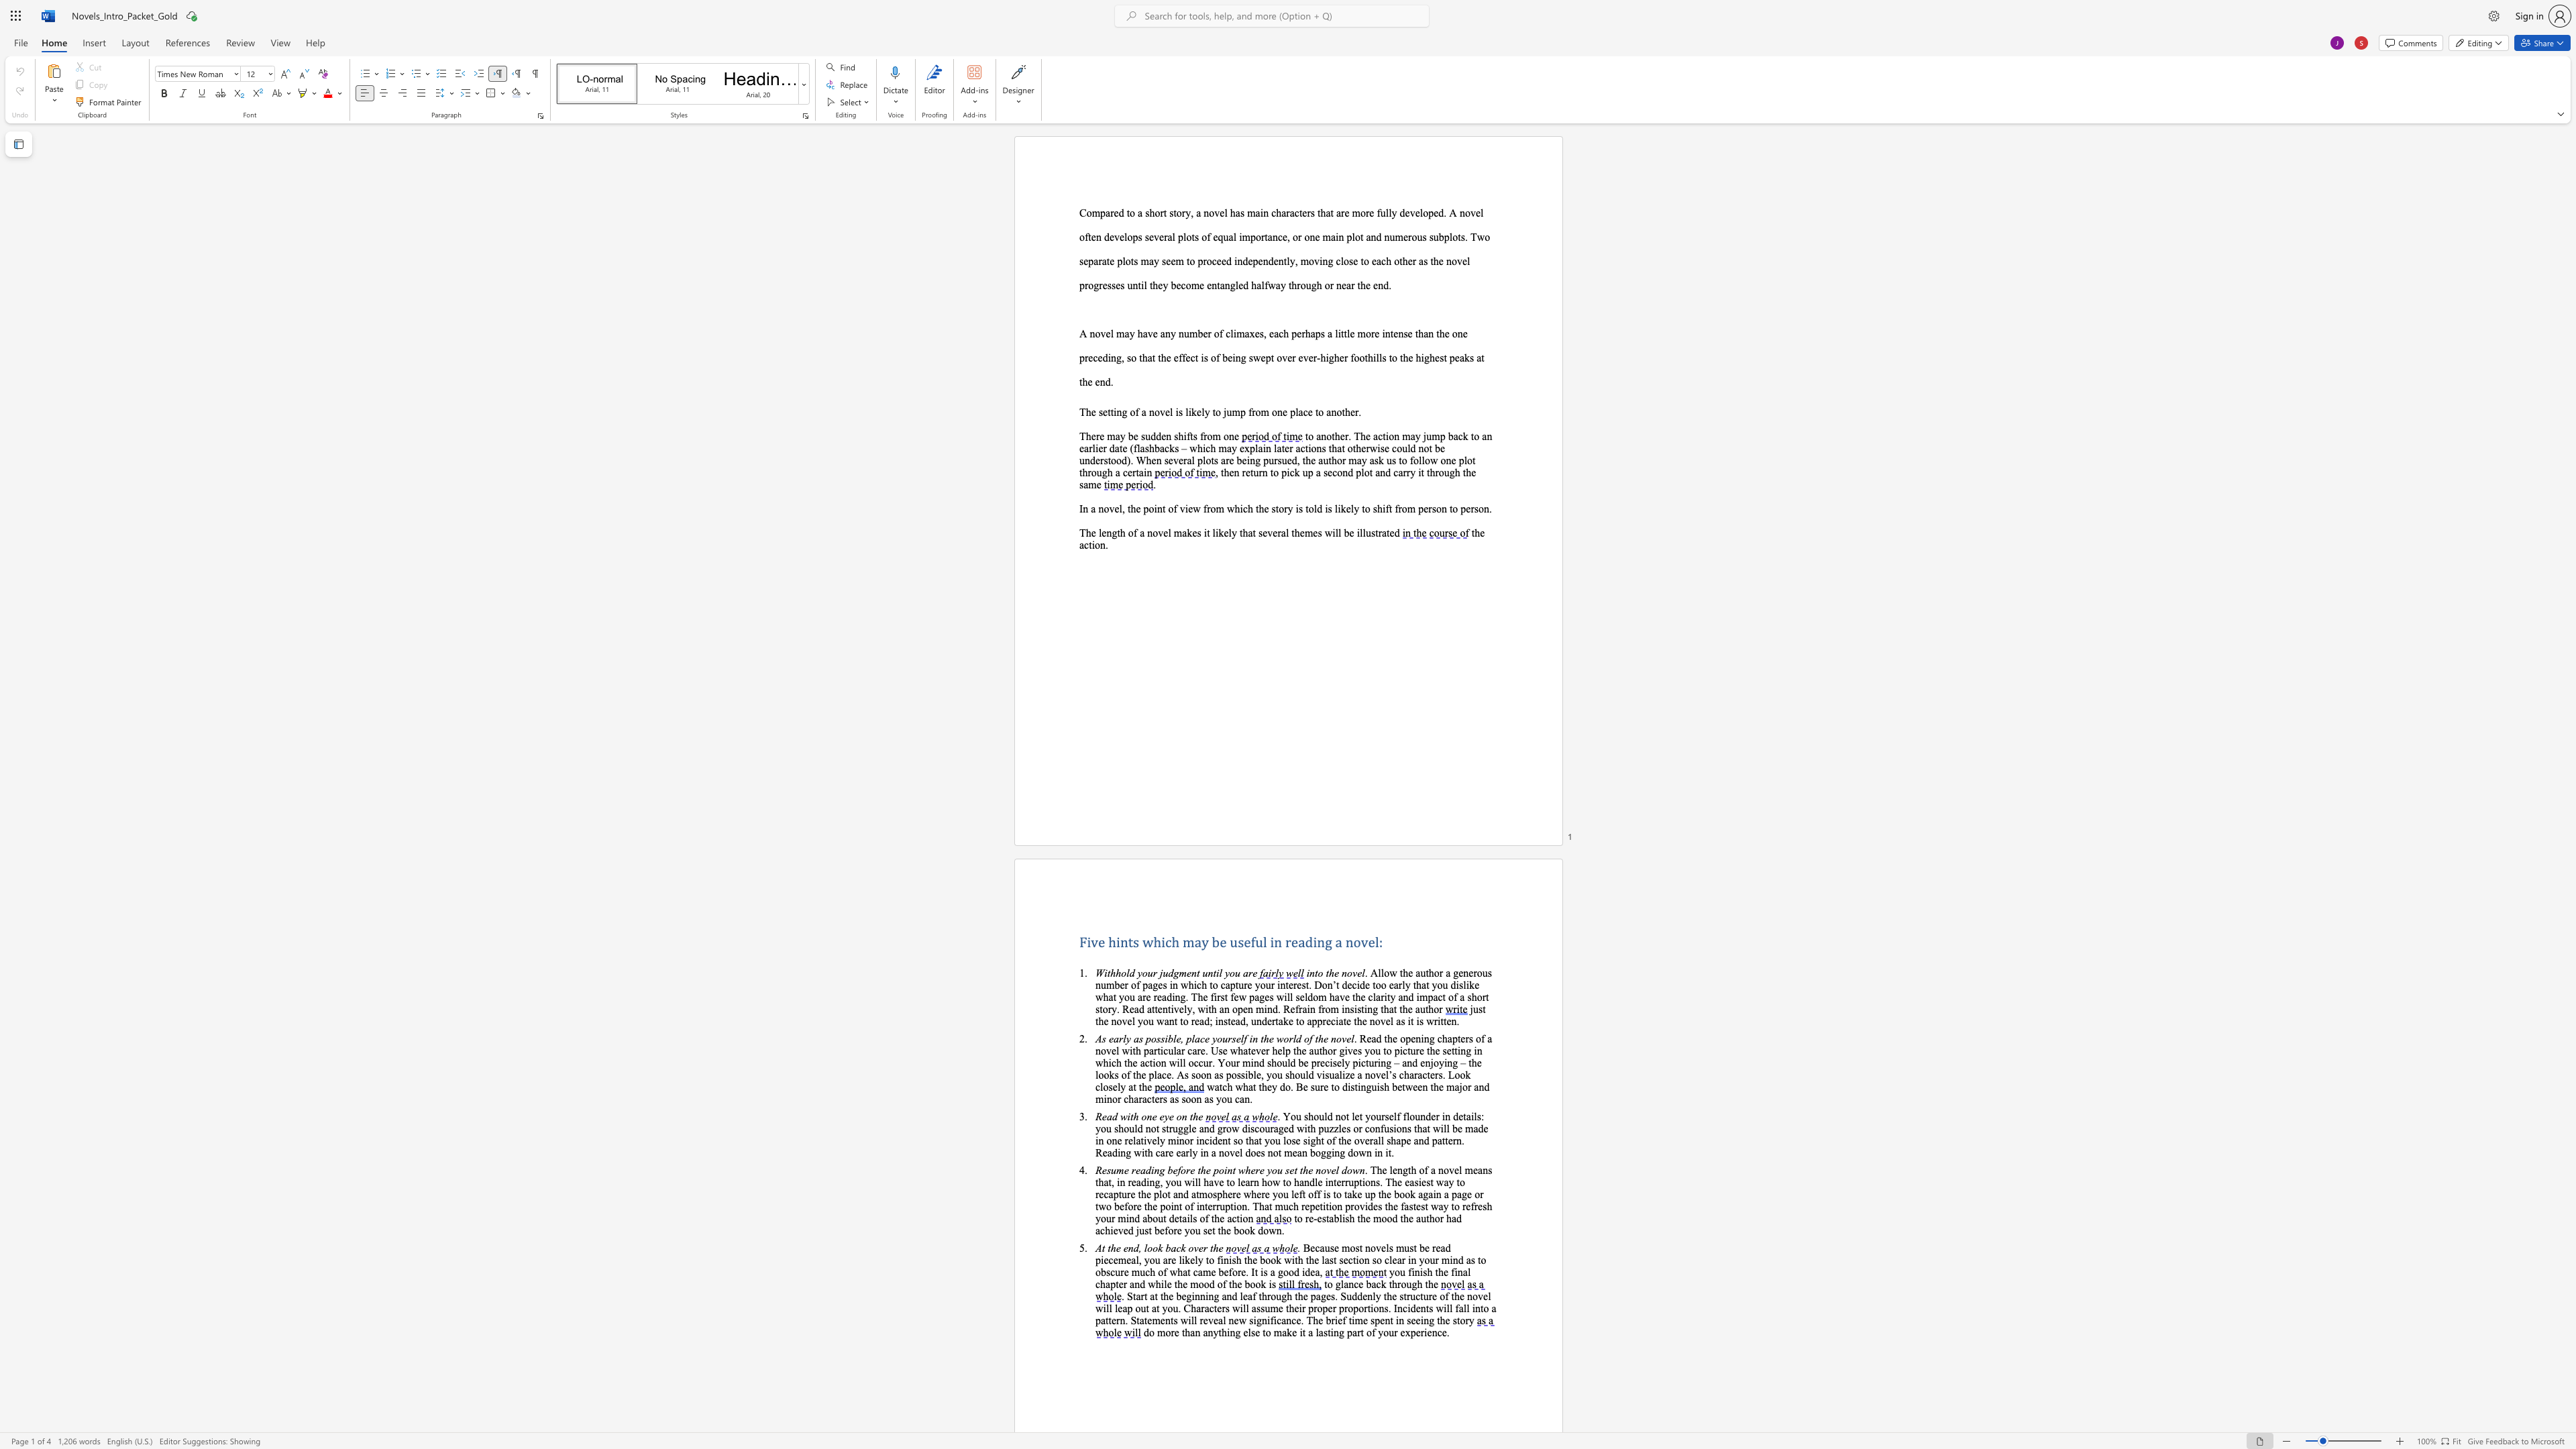  What do you see at coordinates (1159, 1140) in the screenshot?
I see `the subset text "y min" within the text "relatively minor"` at bounding box center [1159, 1140].